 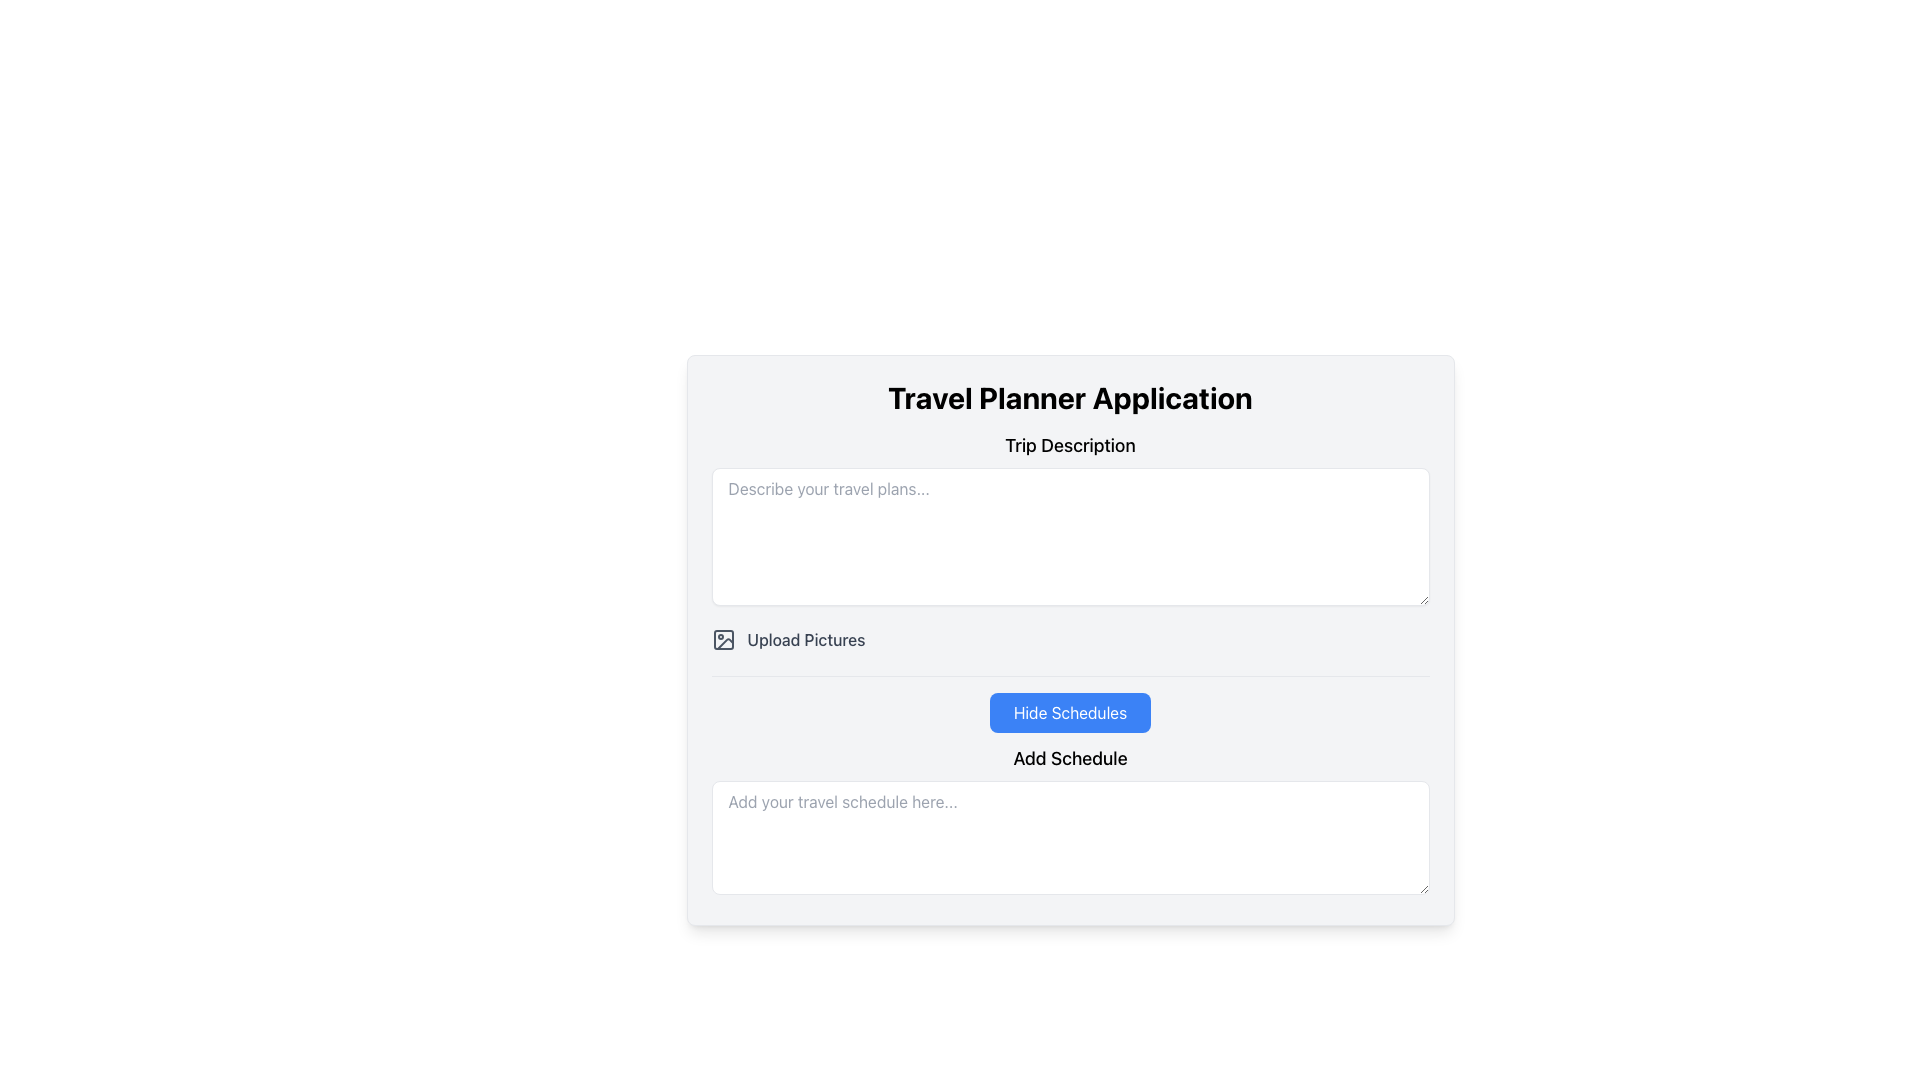 I want to click on the button that toggles the visibility of scheduled items, located above the 'Add Schedule' text field and under the 'Upload Pictures' button, so click(x=1069, y=712).